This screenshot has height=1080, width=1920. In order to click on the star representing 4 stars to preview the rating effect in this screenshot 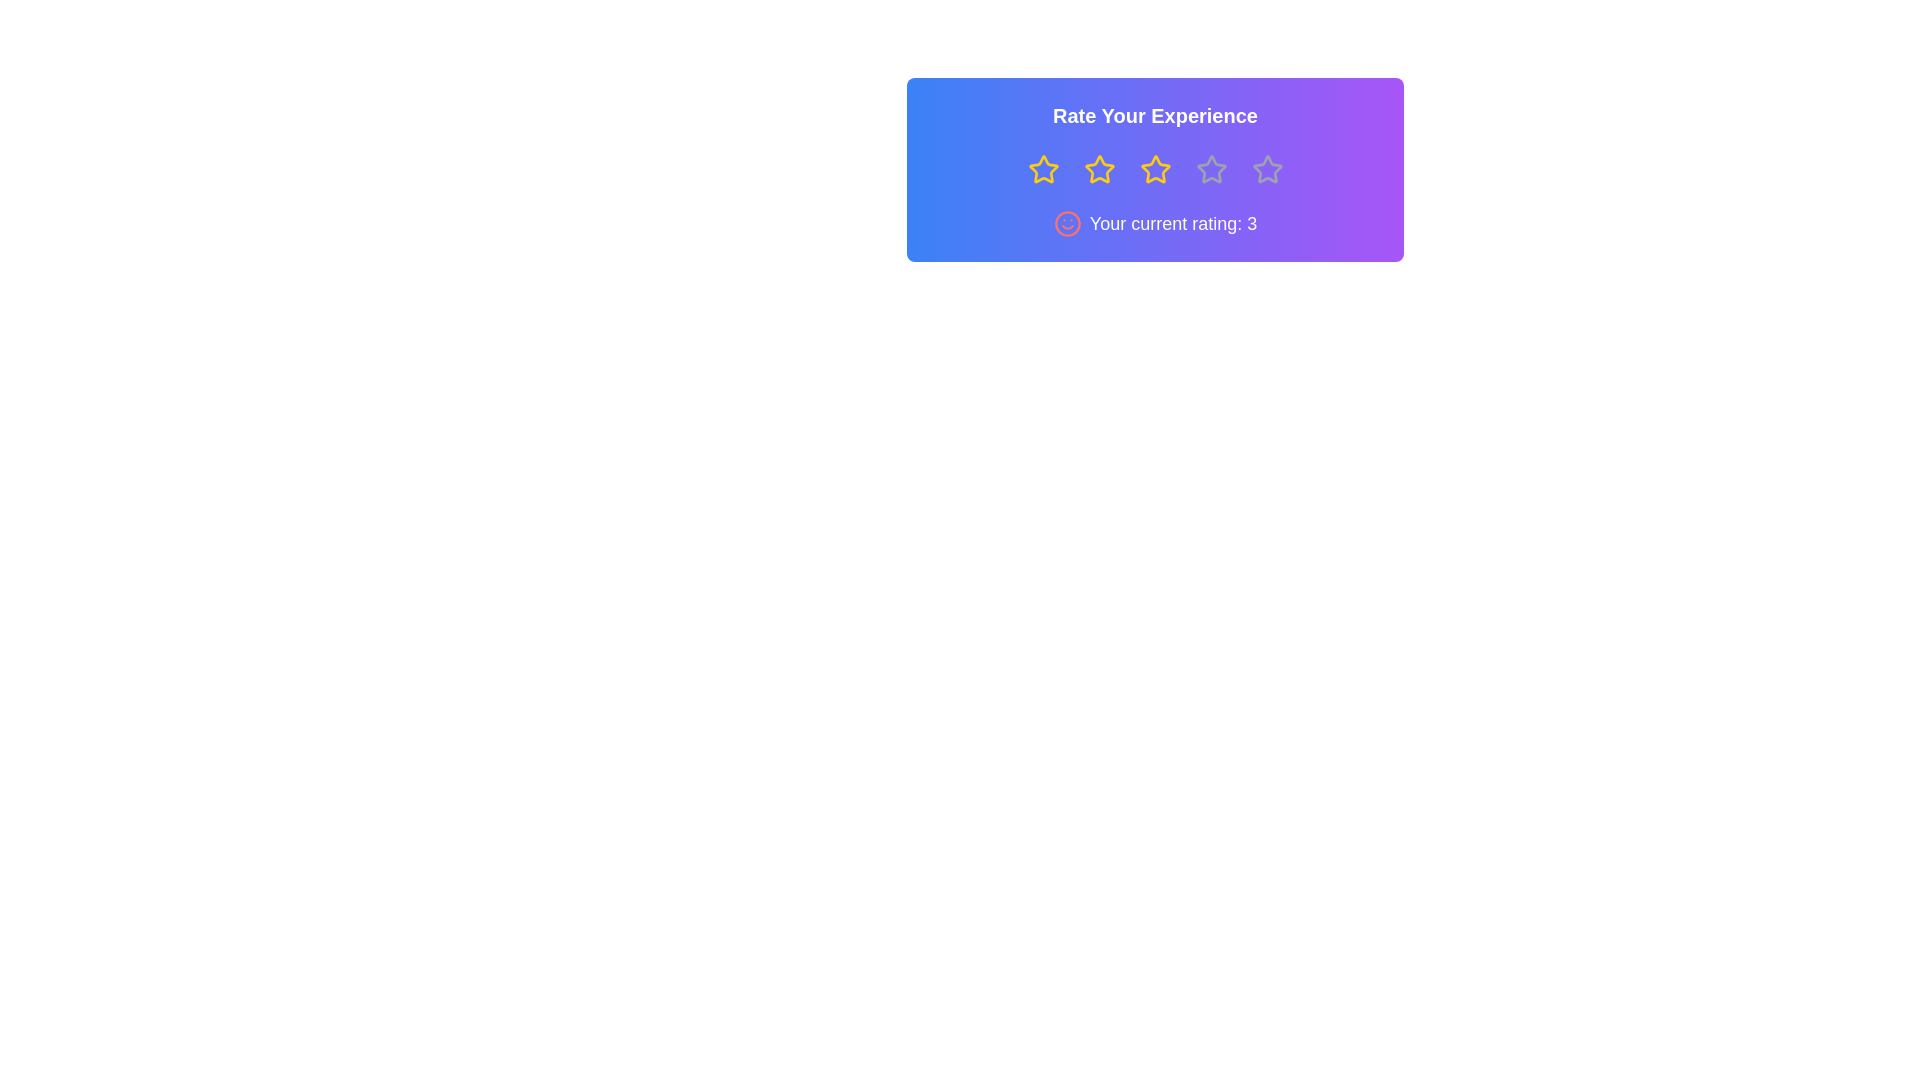, I will do `click(1210, 168)`.